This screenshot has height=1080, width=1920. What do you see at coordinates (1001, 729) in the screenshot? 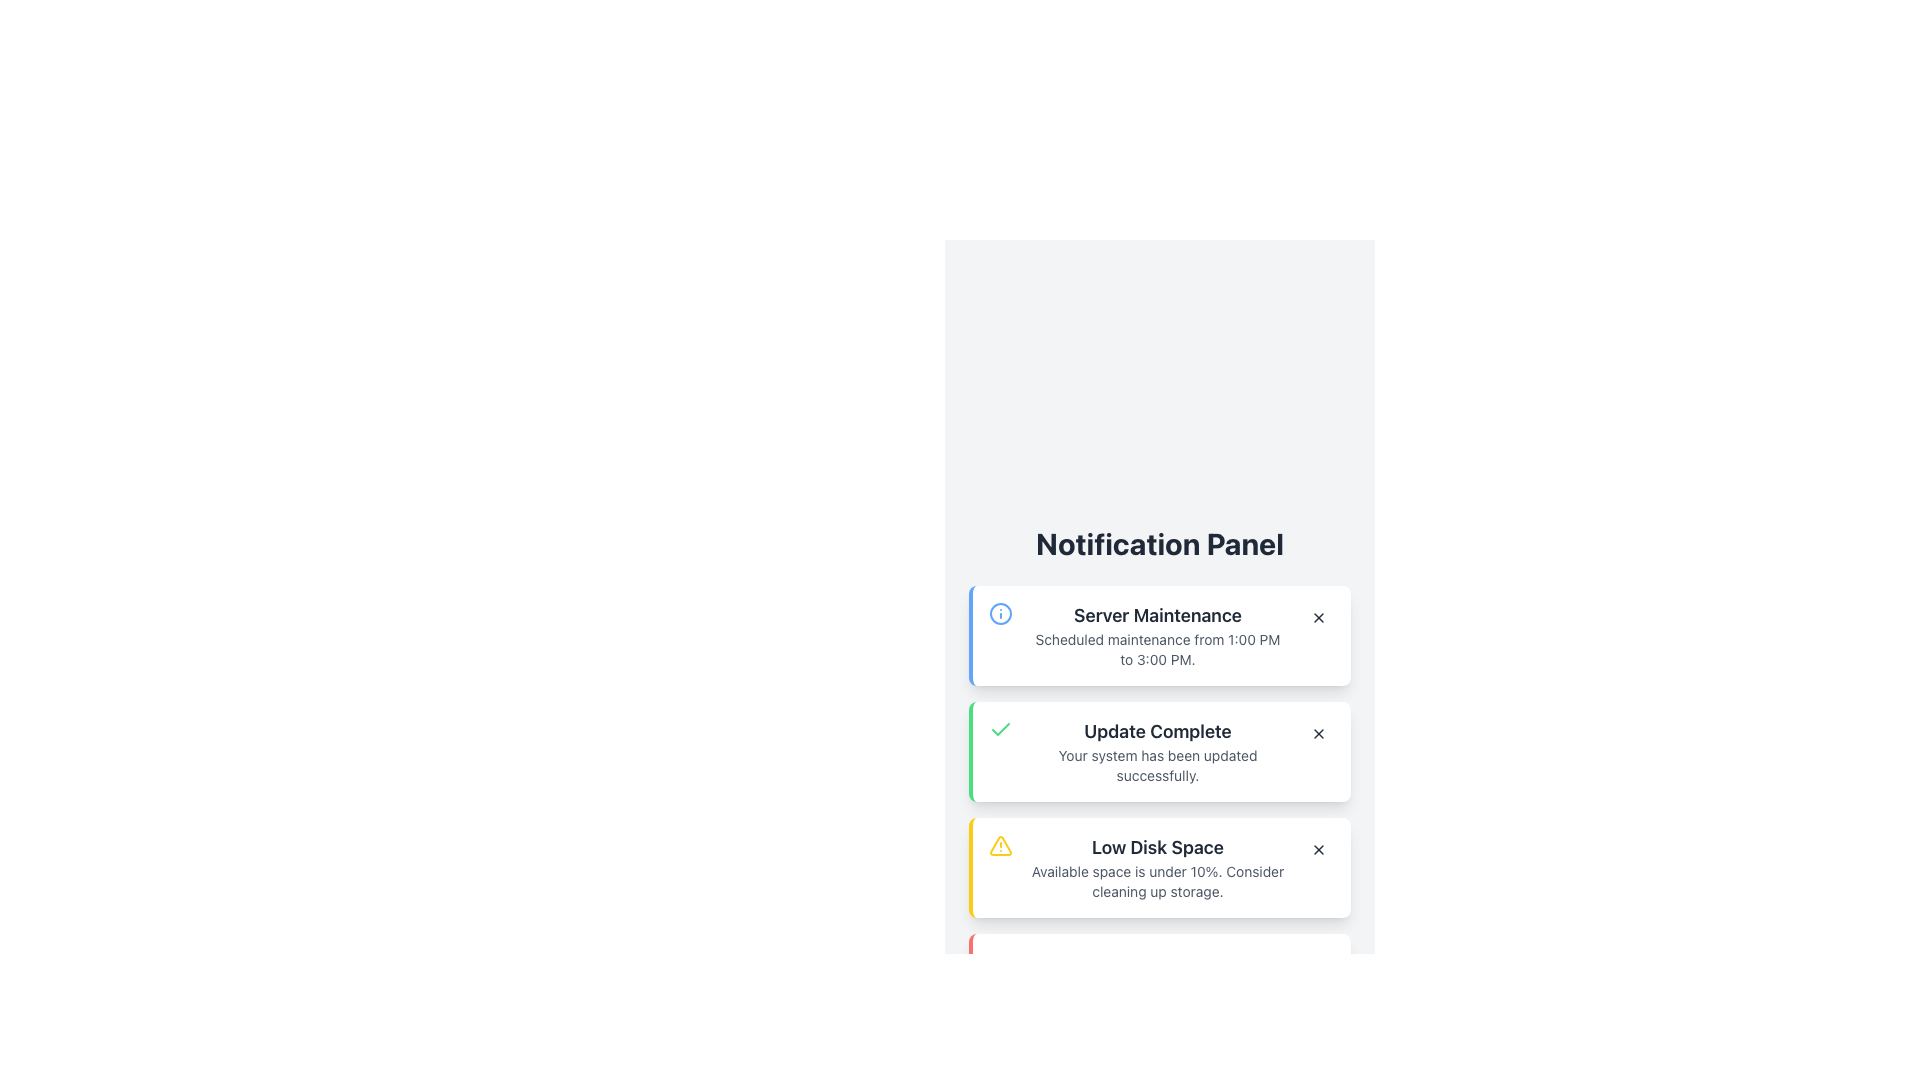
I see `the appearance of the green checkmark icon located in the notification block titled 'Update Complete', which is the second notification in the 'Notification Panel'` at bounding box center [1001, 729].